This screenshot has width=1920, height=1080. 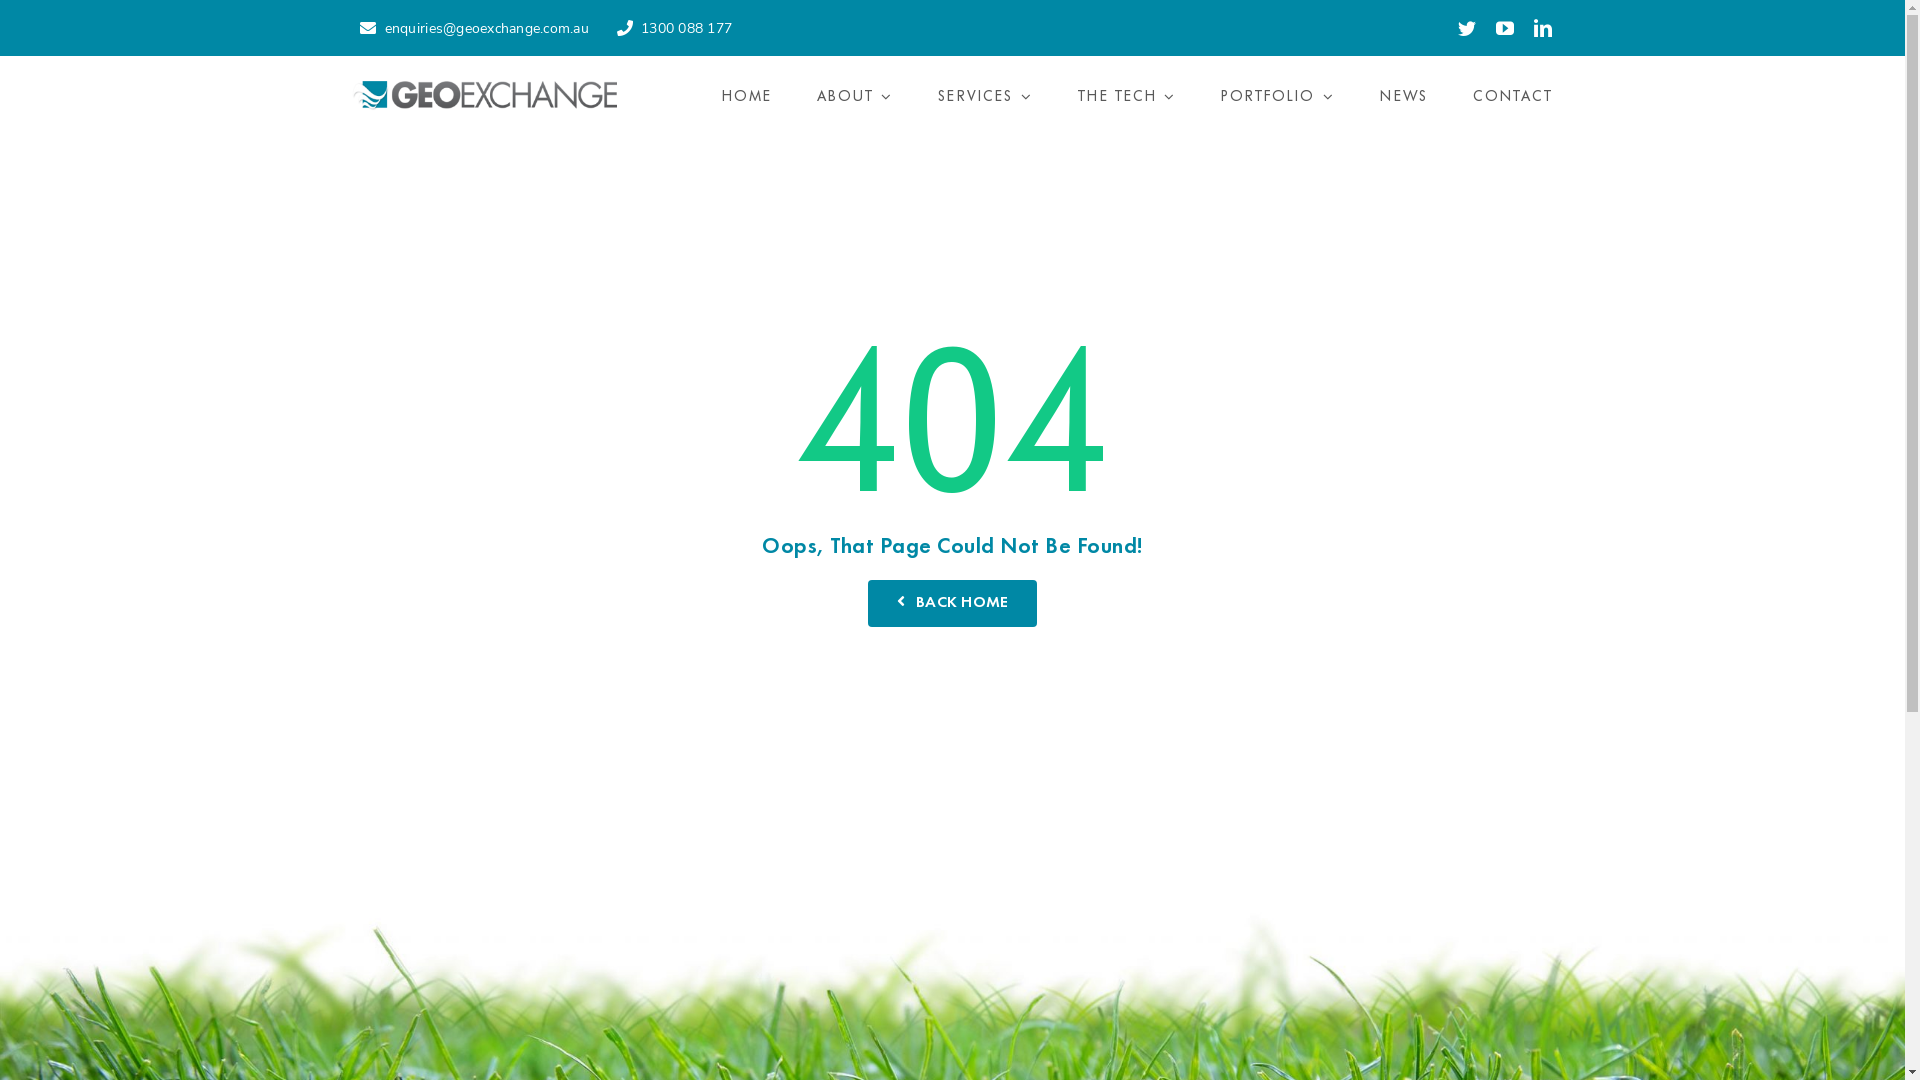 I want to click on 'enquiries@geoexchange.com.au', so click(x=469, y=27).